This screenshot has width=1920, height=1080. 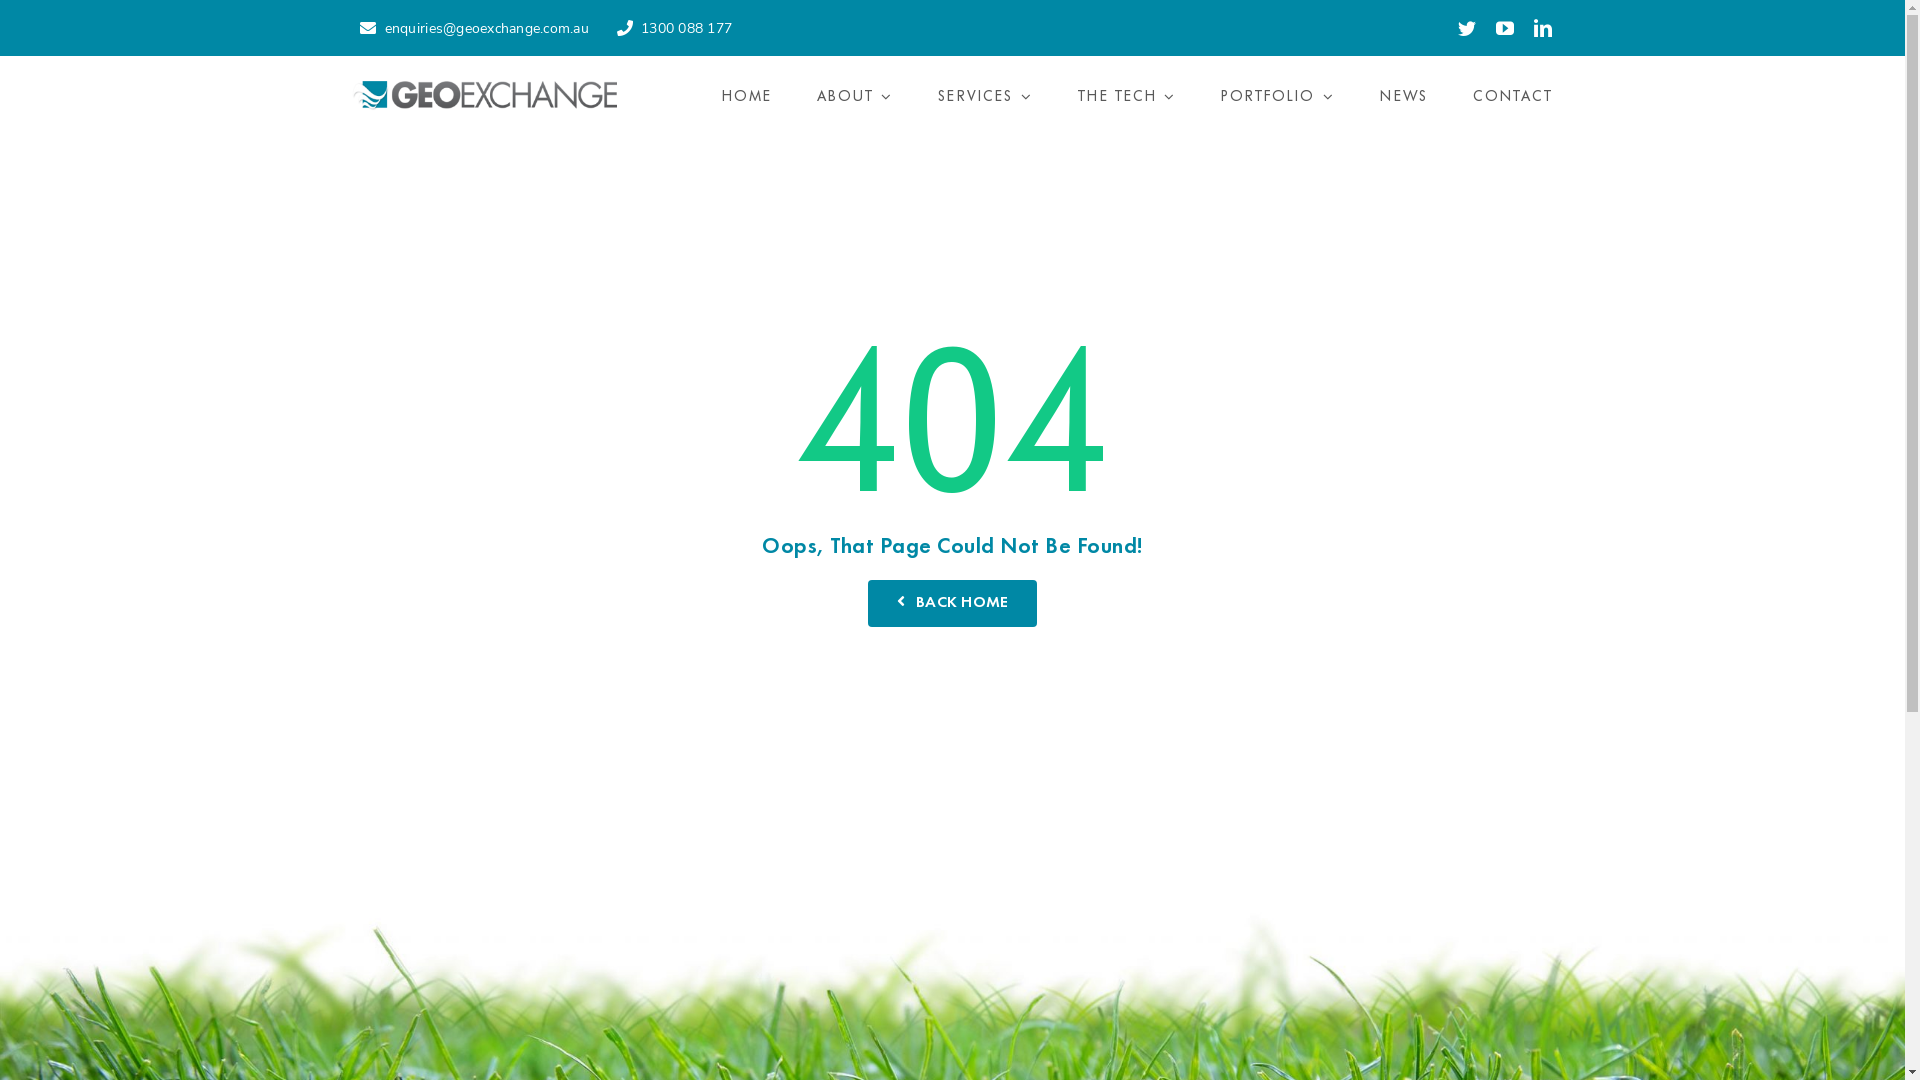 I want to click on 'enquiries@geoexchange.com.au', so click(x=469, y=27).